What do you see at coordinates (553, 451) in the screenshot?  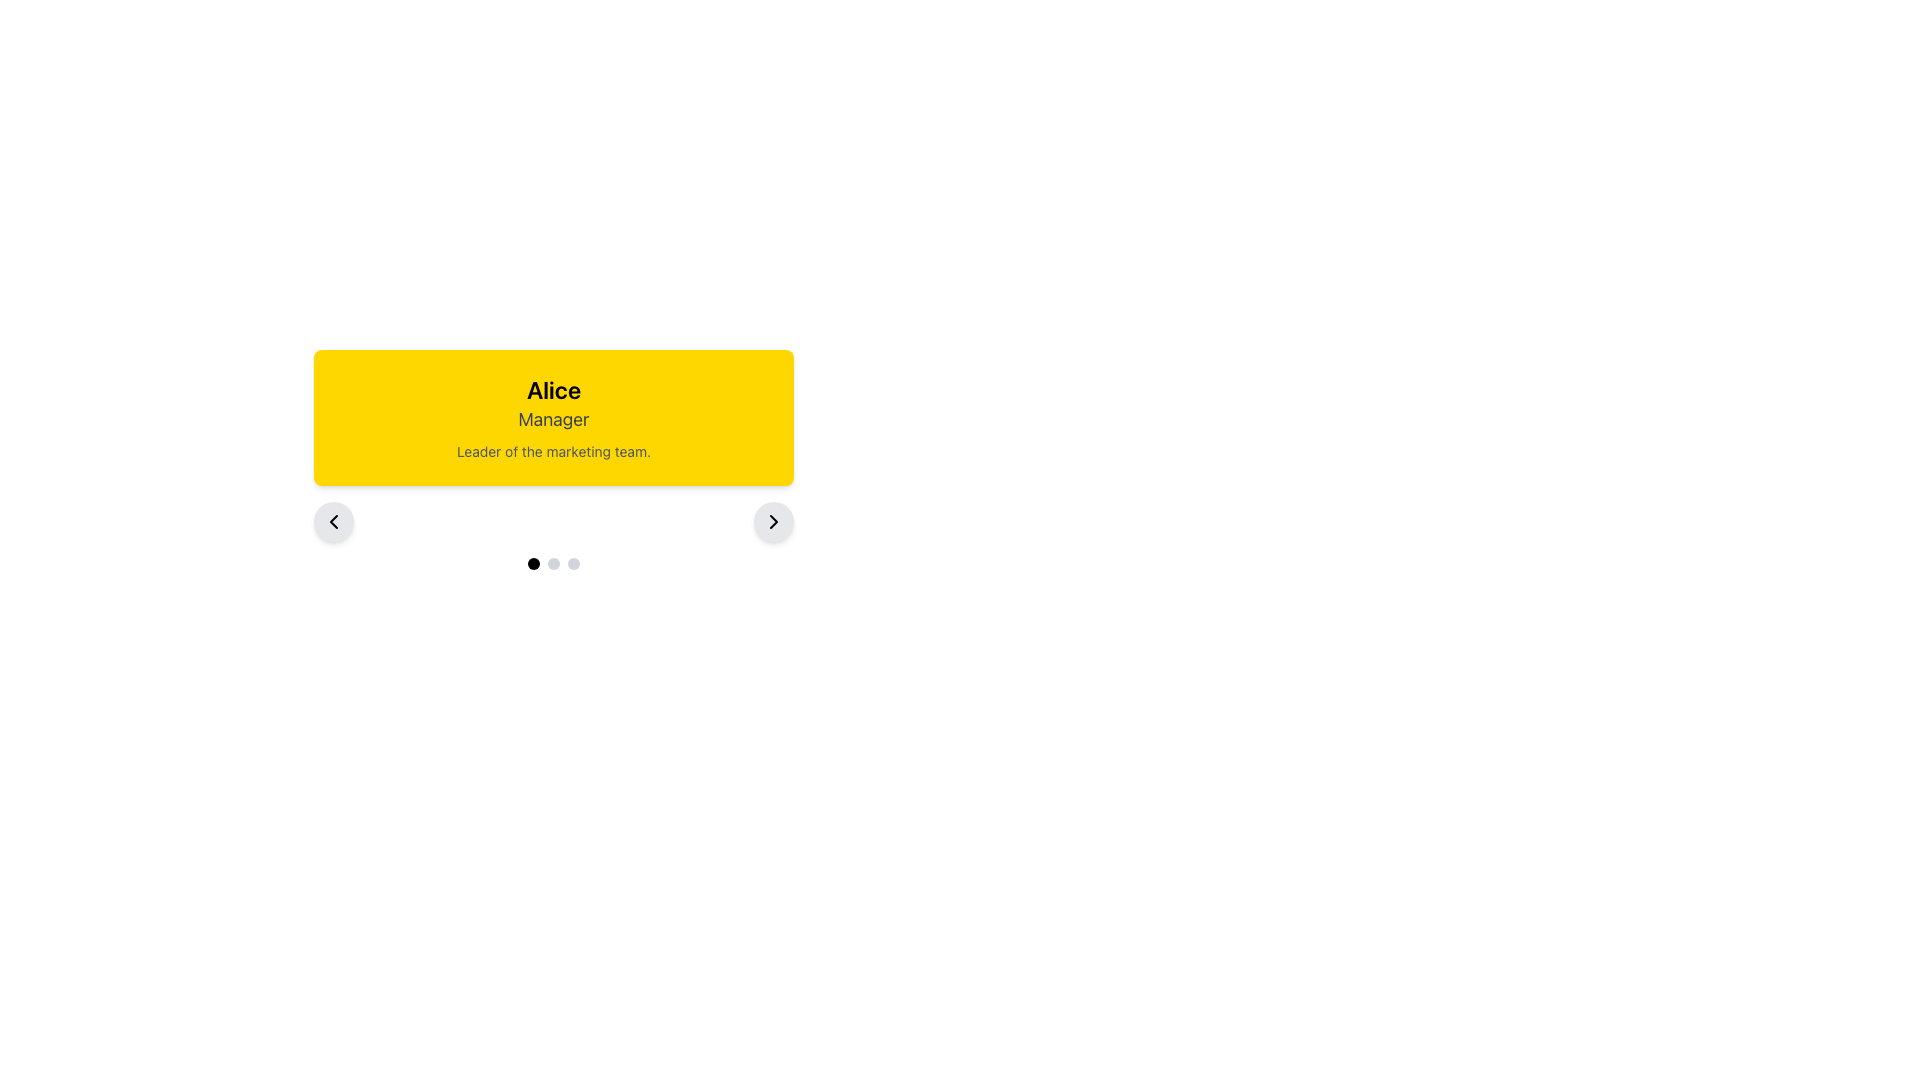 I see `the text element displaying 'Leader of the marketing team.' which is styled in a small gray font on a prominent yellow background` at bounding box center [553, 451].